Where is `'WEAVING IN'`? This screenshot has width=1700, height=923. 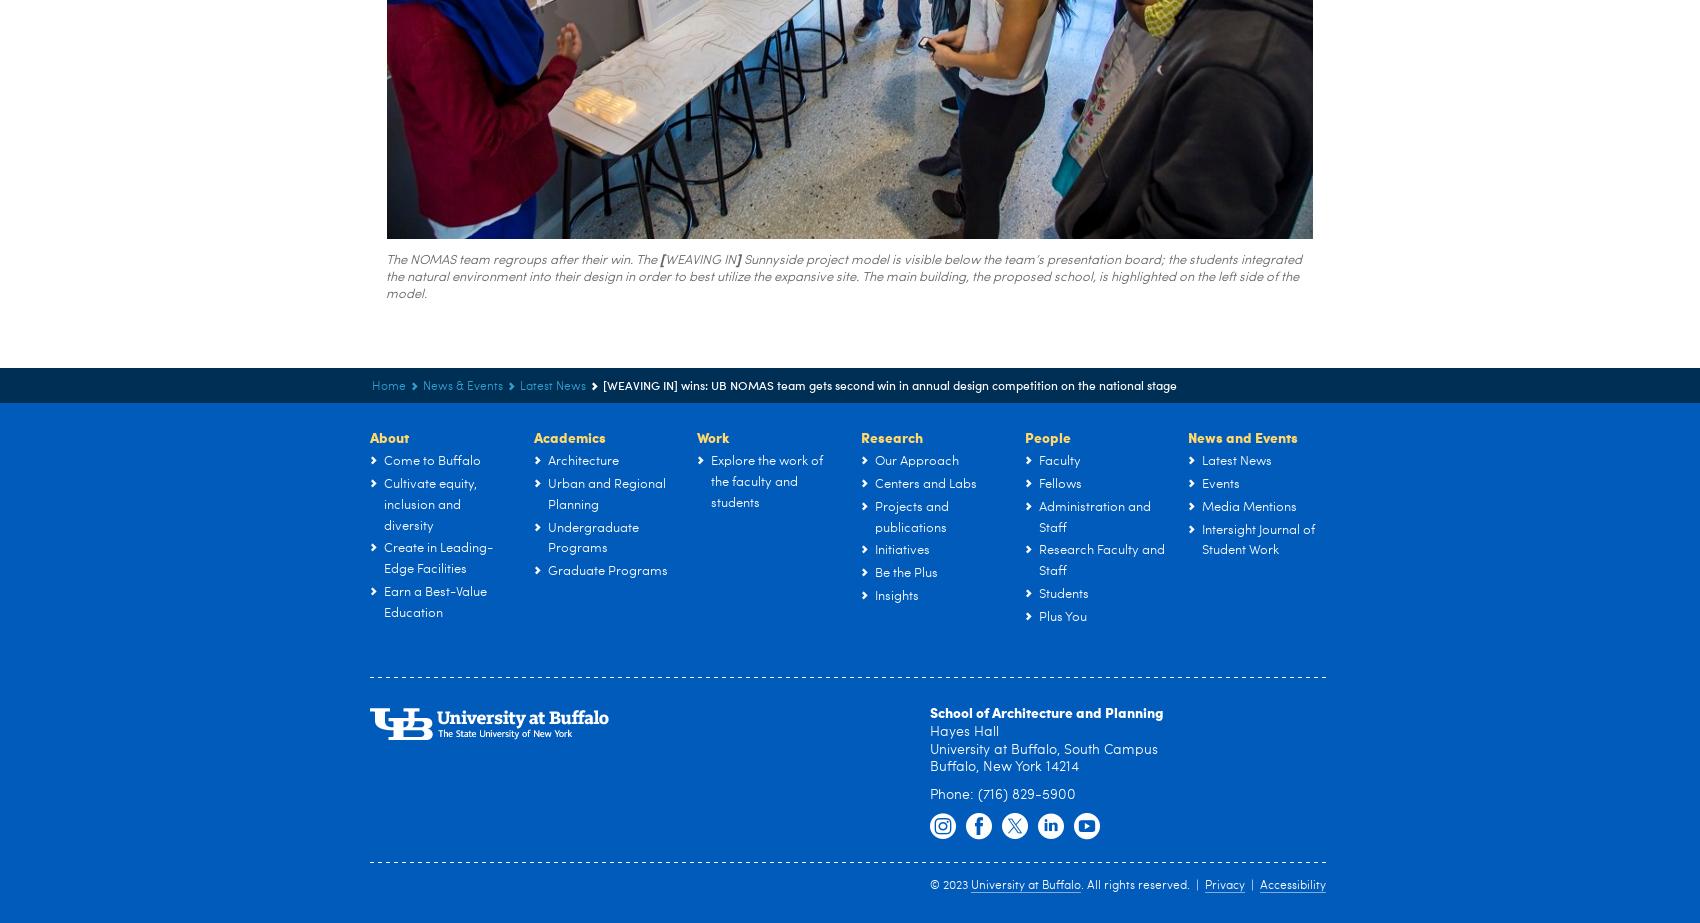 'WEAVING IN' is located at coordinates (700, 259).